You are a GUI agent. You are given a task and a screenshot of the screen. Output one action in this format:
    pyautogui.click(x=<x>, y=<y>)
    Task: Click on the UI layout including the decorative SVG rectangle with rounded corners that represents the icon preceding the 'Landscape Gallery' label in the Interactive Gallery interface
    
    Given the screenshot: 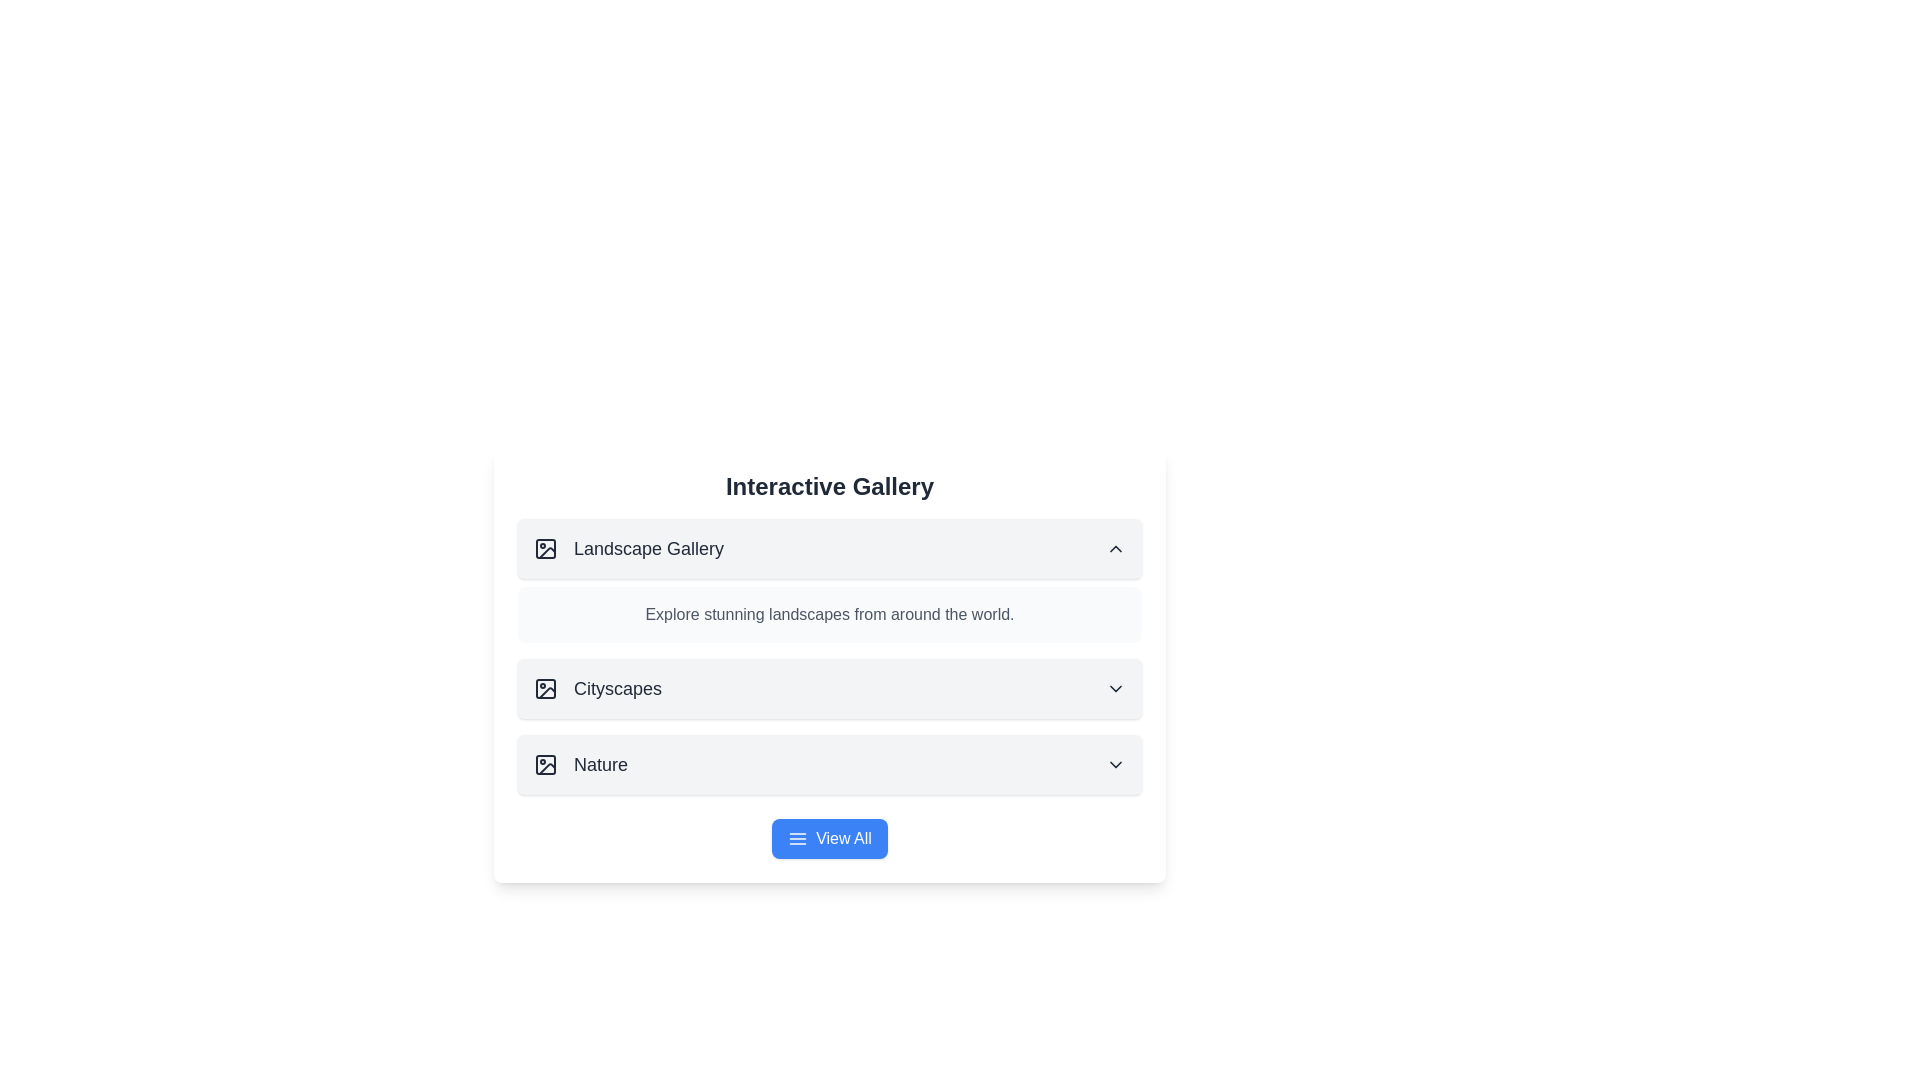 What is the action you would take?
    pyautogui.click(x=546, y=548)
    